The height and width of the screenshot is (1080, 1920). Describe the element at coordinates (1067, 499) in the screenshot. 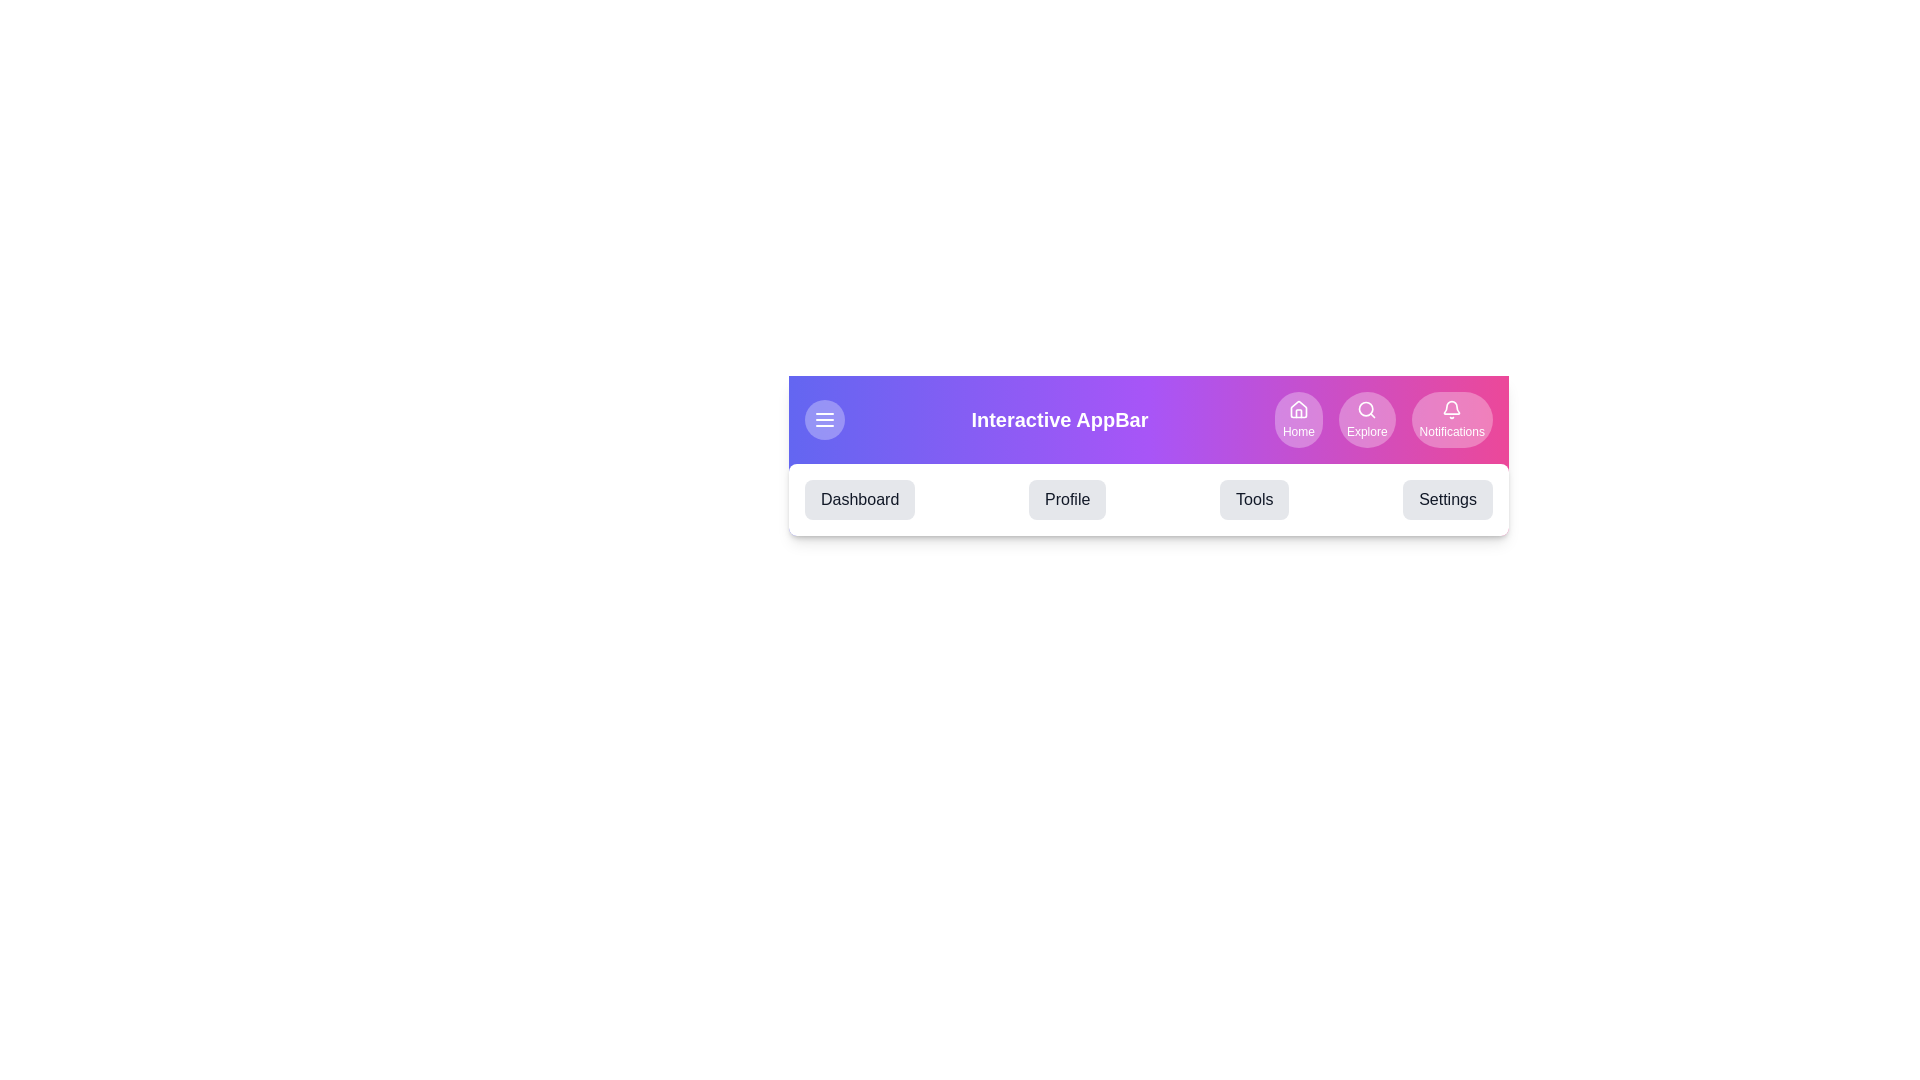

I see `the Profile in the navigation menu` at that location.